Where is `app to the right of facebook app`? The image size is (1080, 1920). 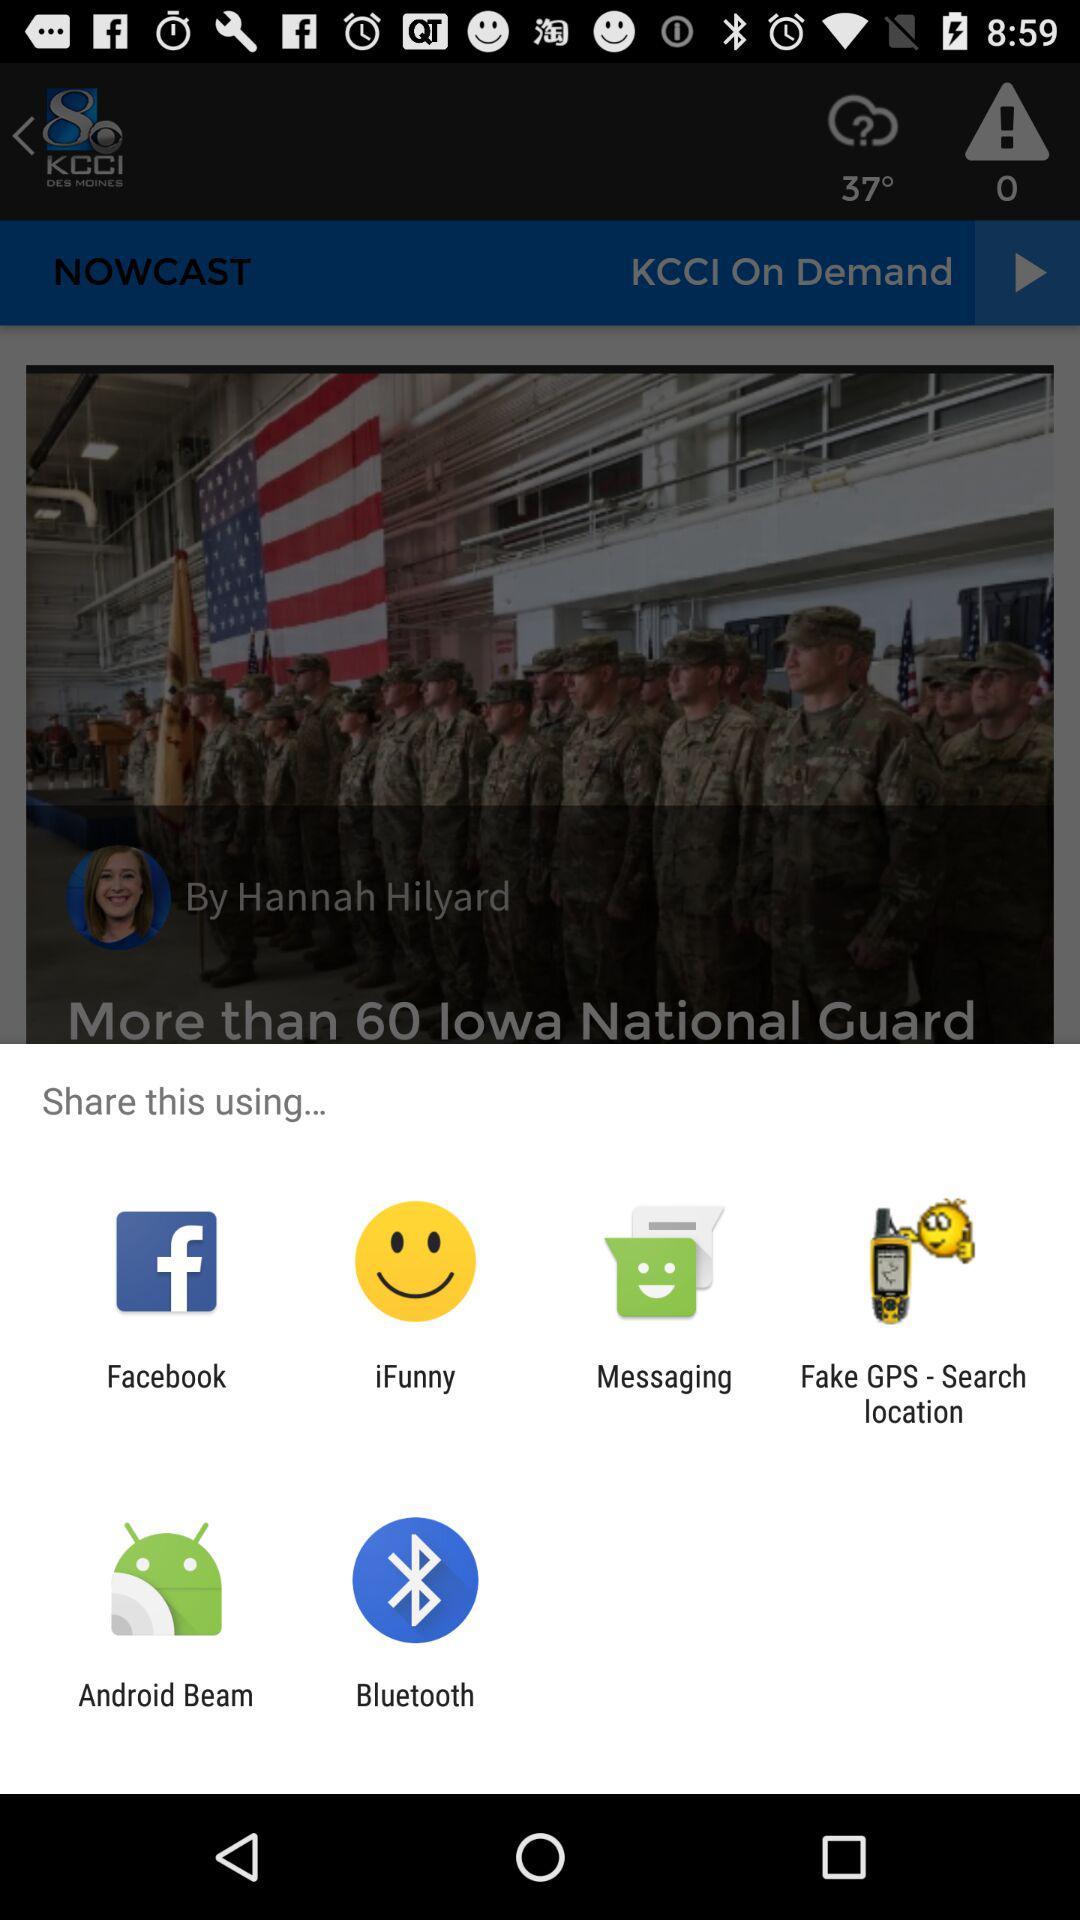 app to the right of facebook app is located at coordinates (414, 1392).